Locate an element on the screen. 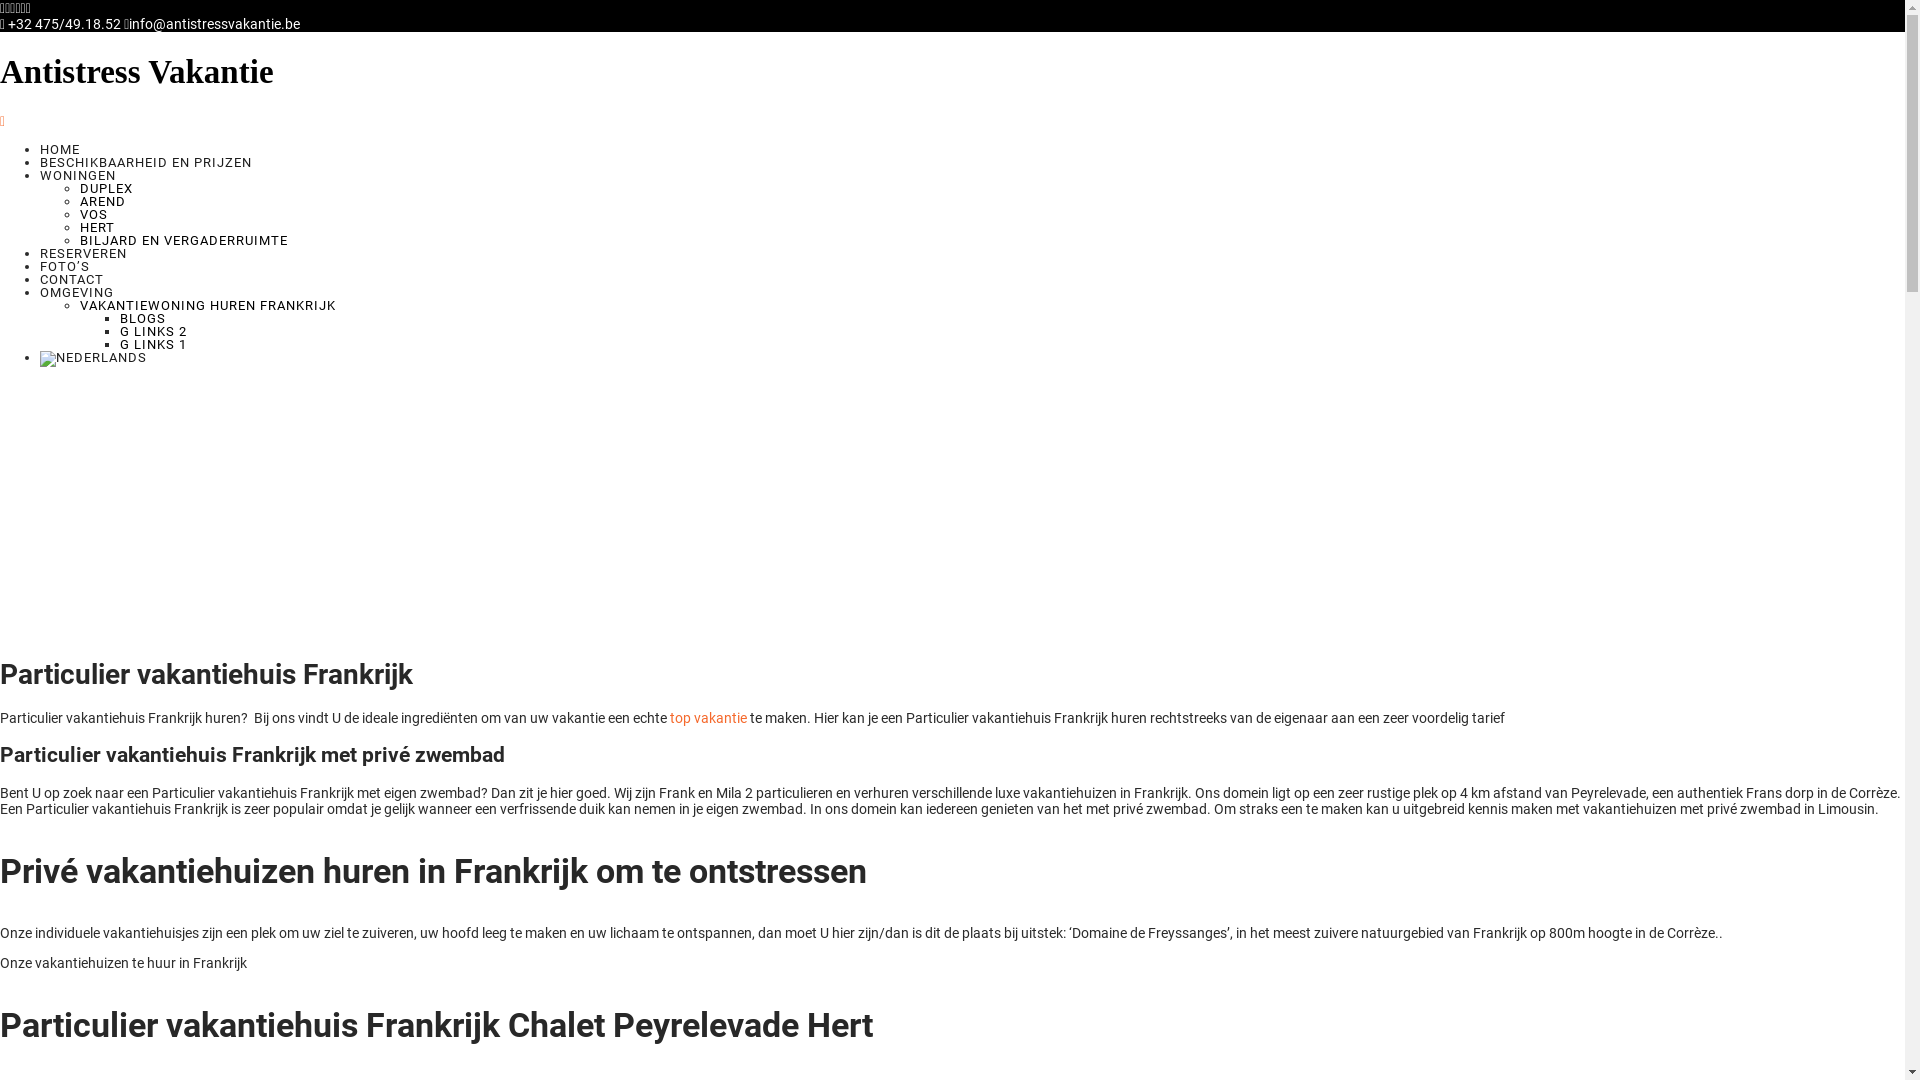 The height and width of the screenshot is (1080, 1920). 'VOS' is located at coordinates (93, 214).